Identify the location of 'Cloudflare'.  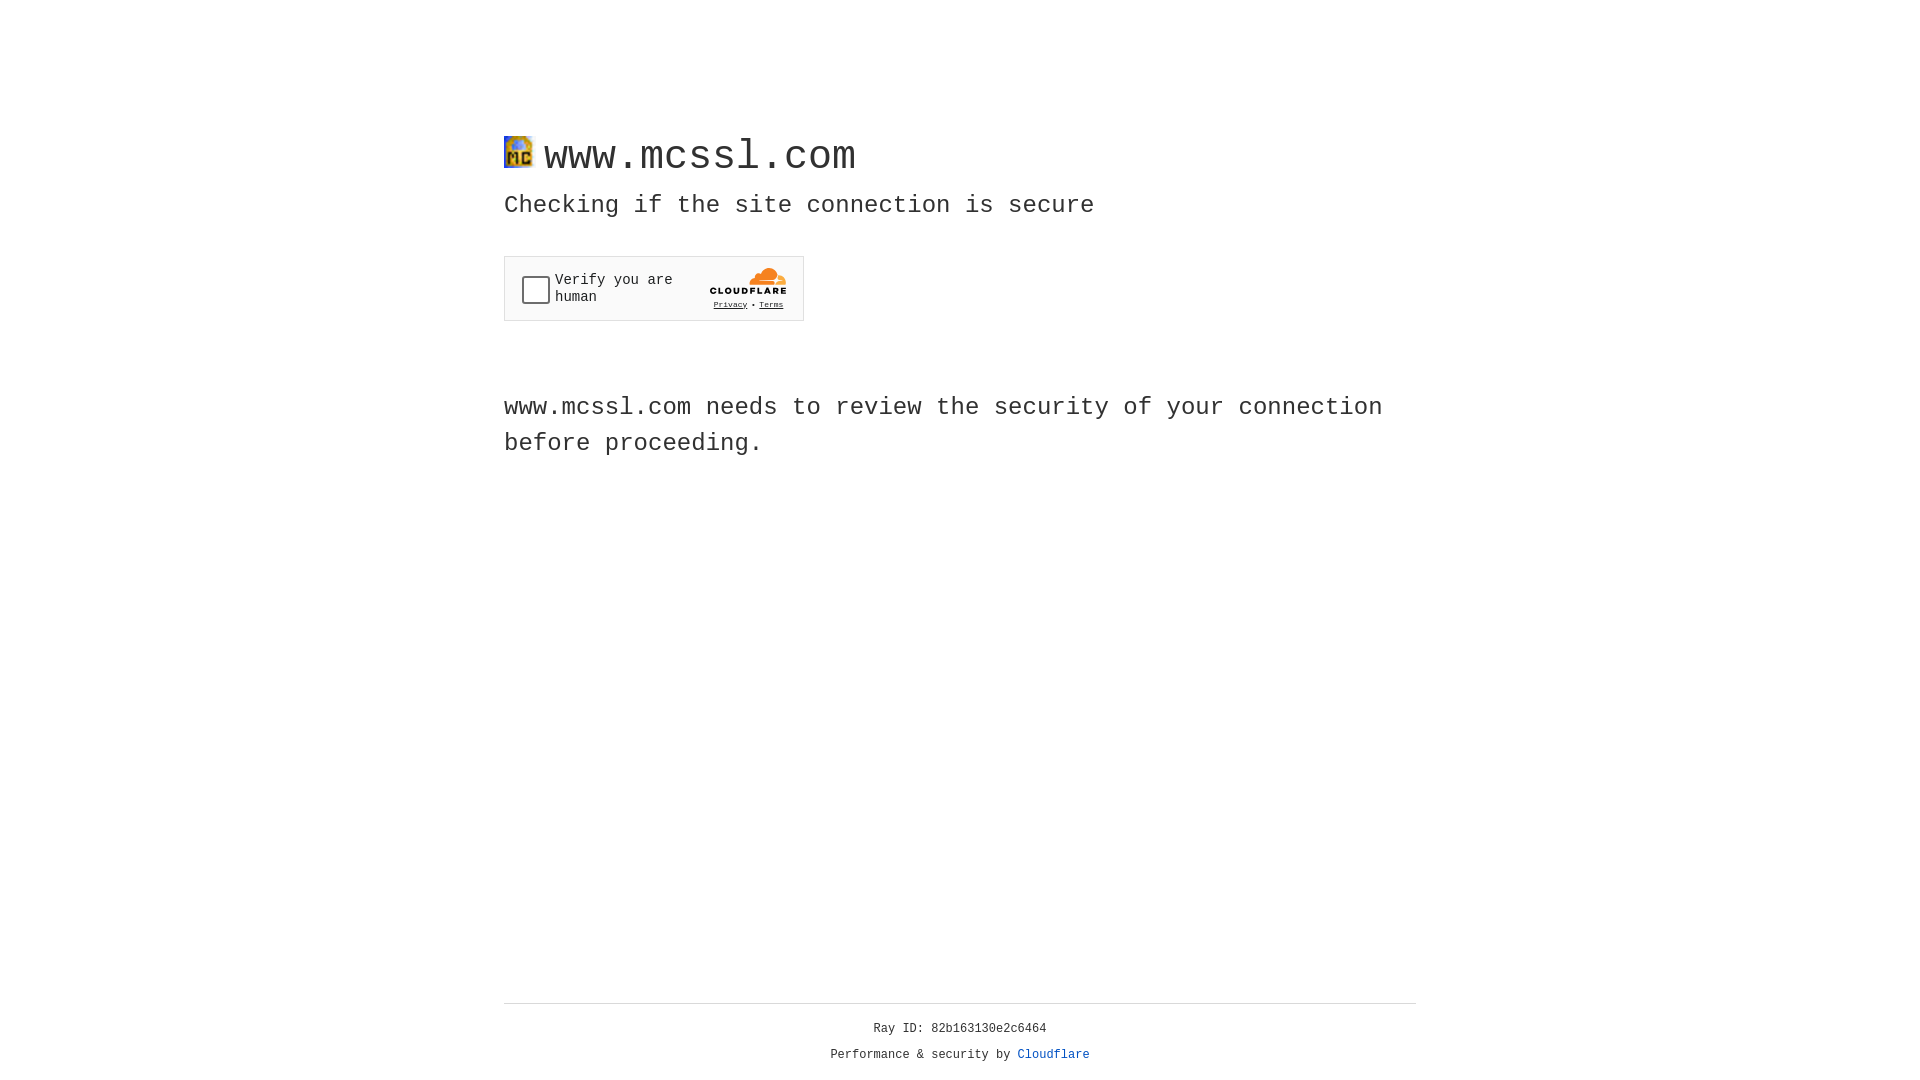
(1053, 1054).